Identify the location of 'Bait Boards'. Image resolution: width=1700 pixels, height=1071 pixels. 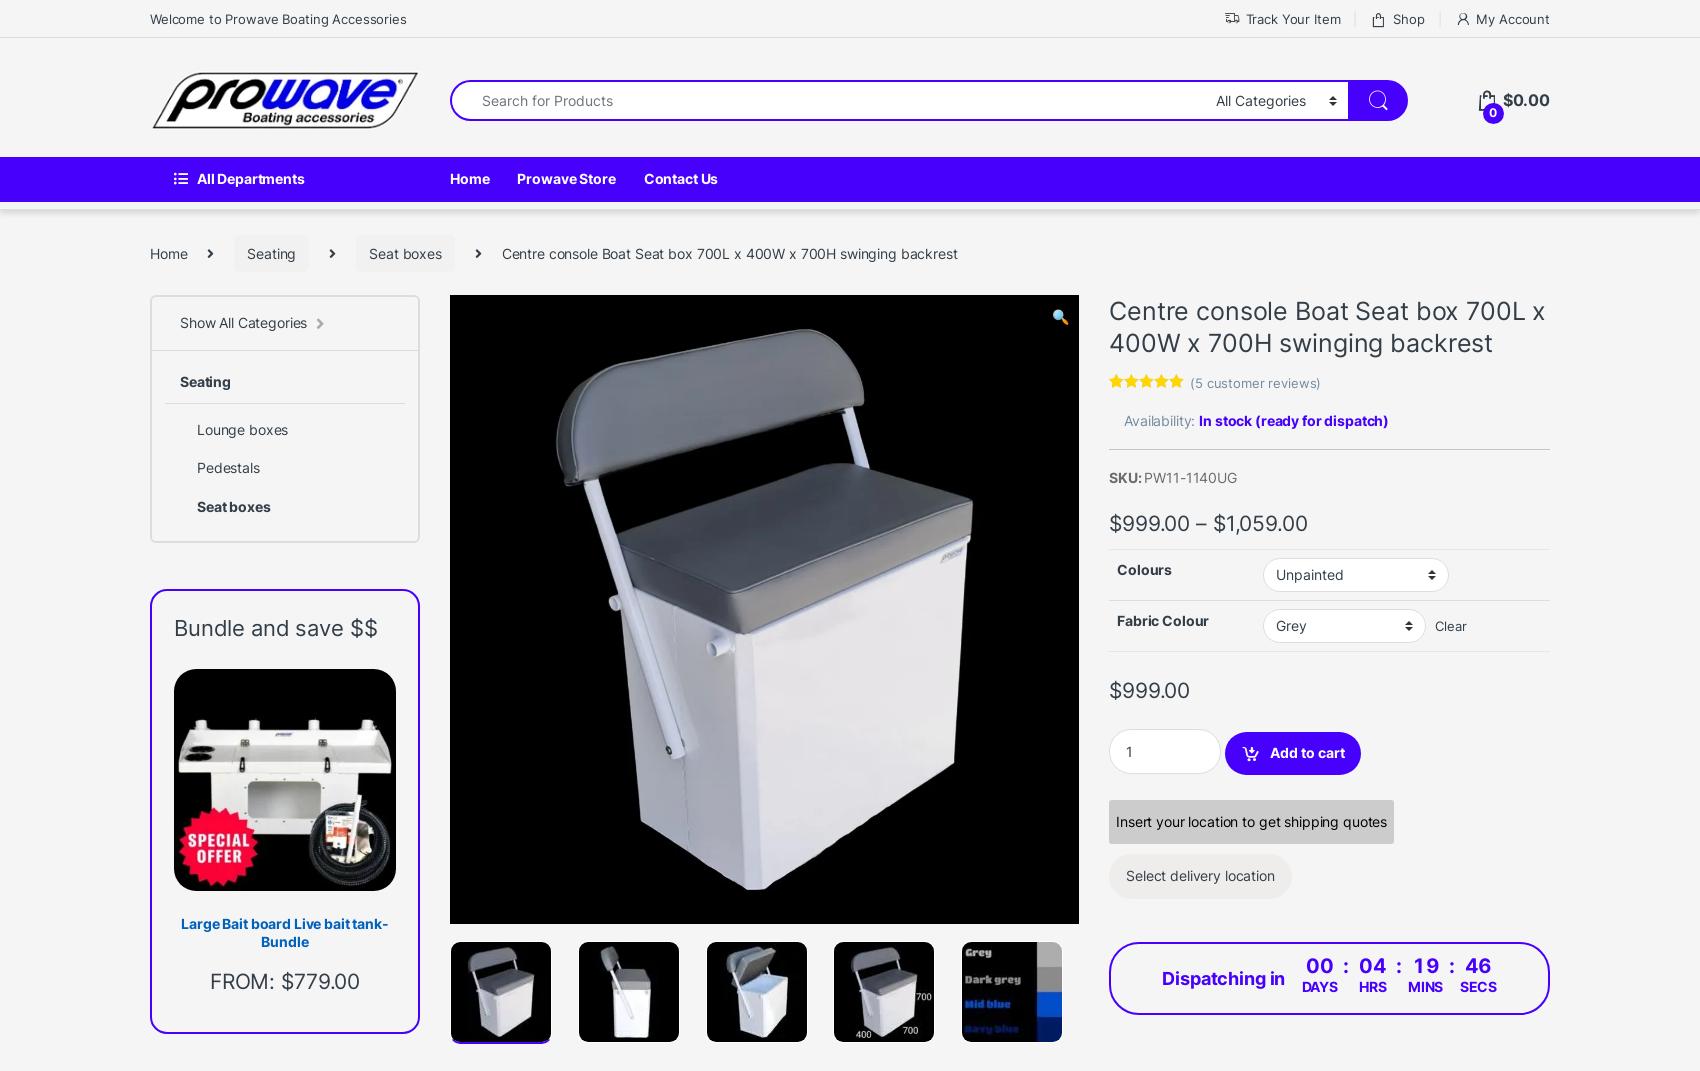
(773, 1007).